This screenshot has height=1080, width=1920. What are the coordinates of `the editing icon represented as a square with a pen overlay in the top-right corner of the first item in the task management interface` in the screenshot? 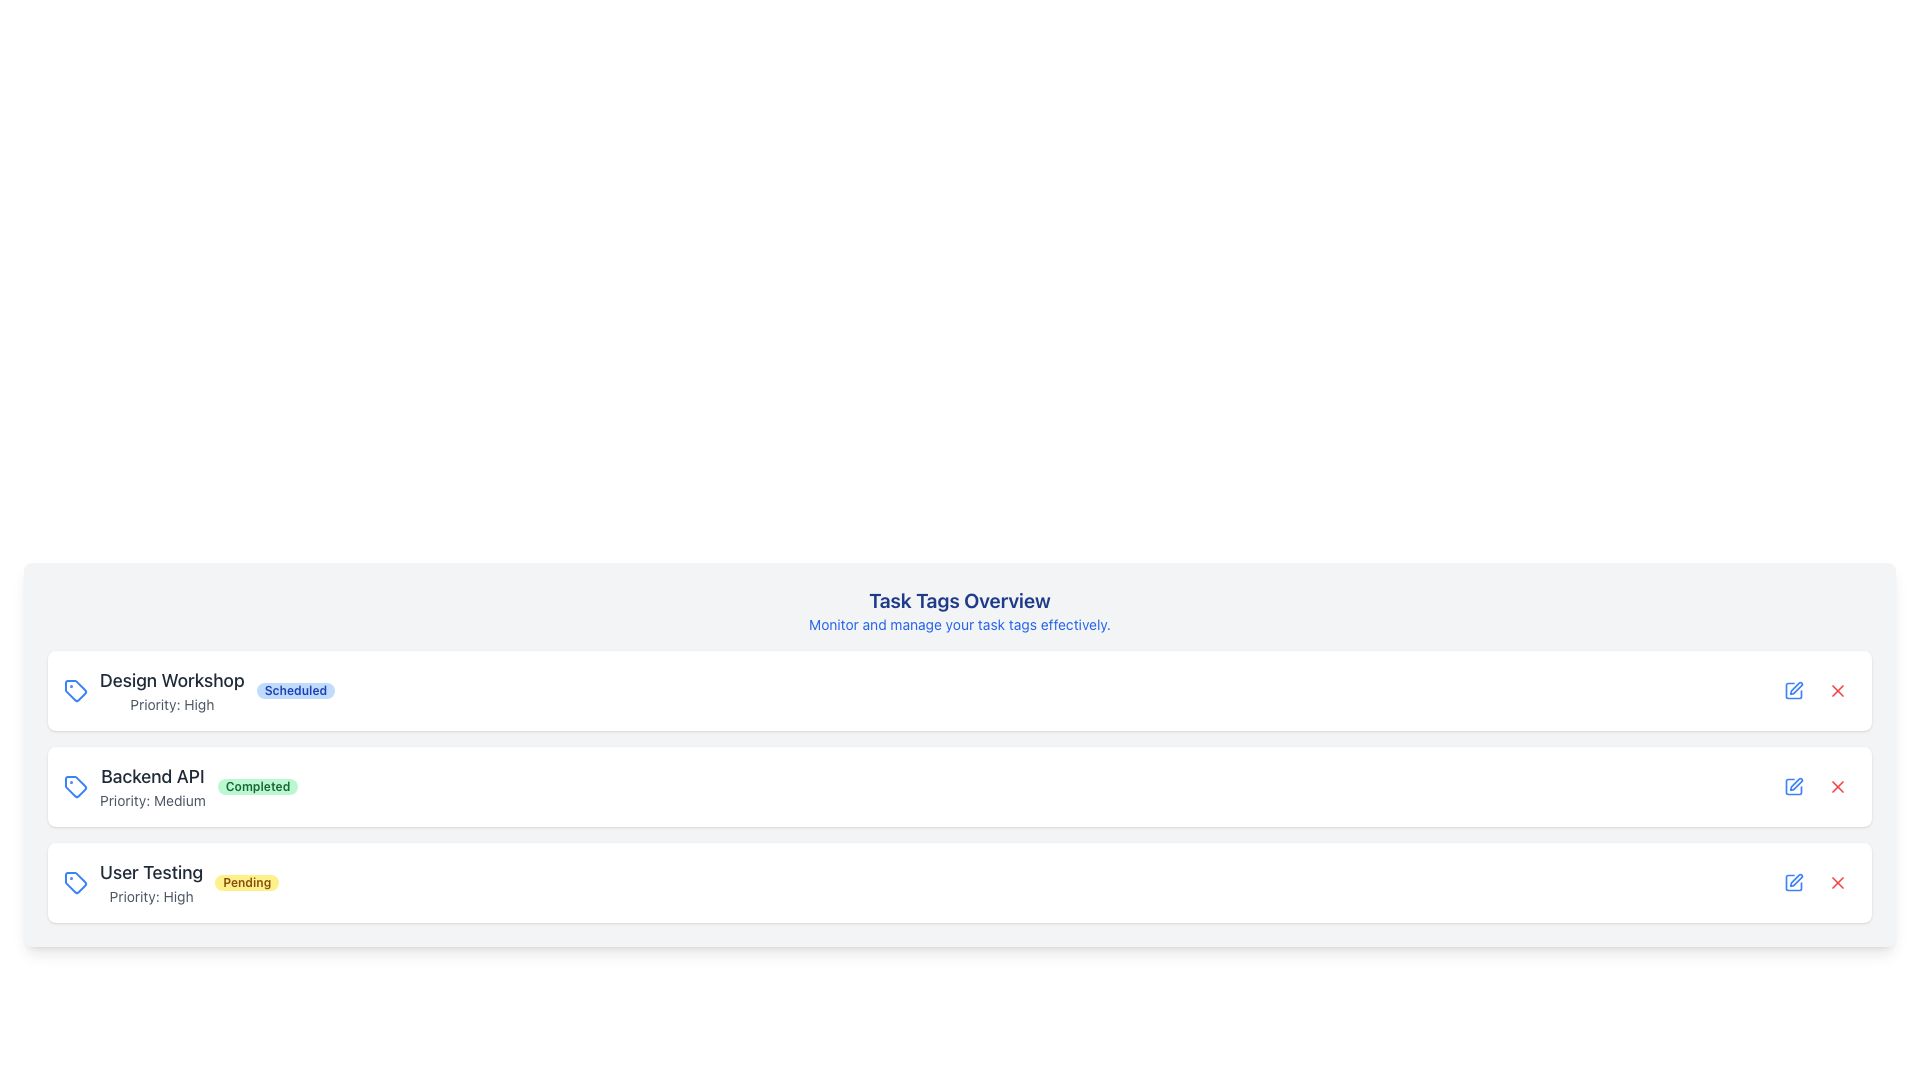 It's located at (1794, 689).